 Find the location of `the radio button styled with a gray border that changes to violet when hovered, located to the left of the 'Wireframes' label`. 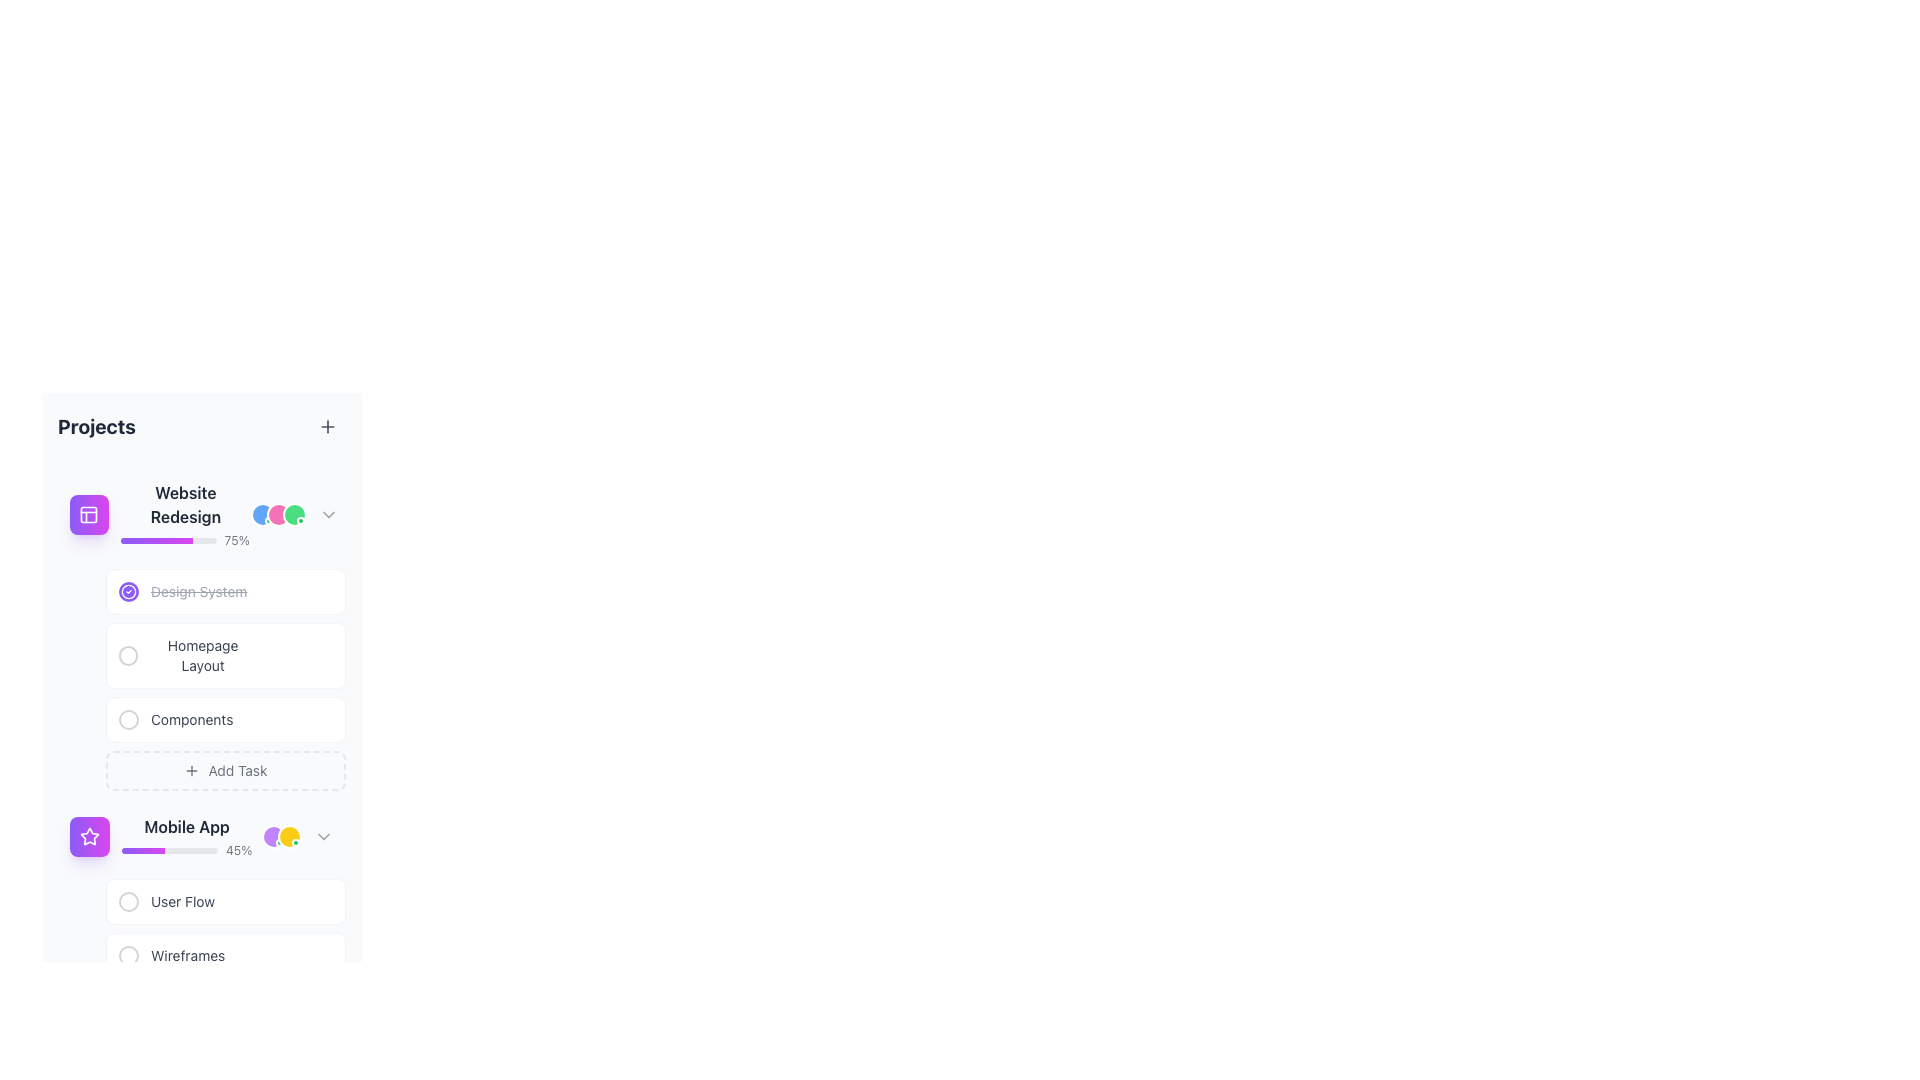

the radio button styled with a gray border that changes to violet when hovered, located to the left of the 'Wireframes' label is located at coordinates (128, 955).